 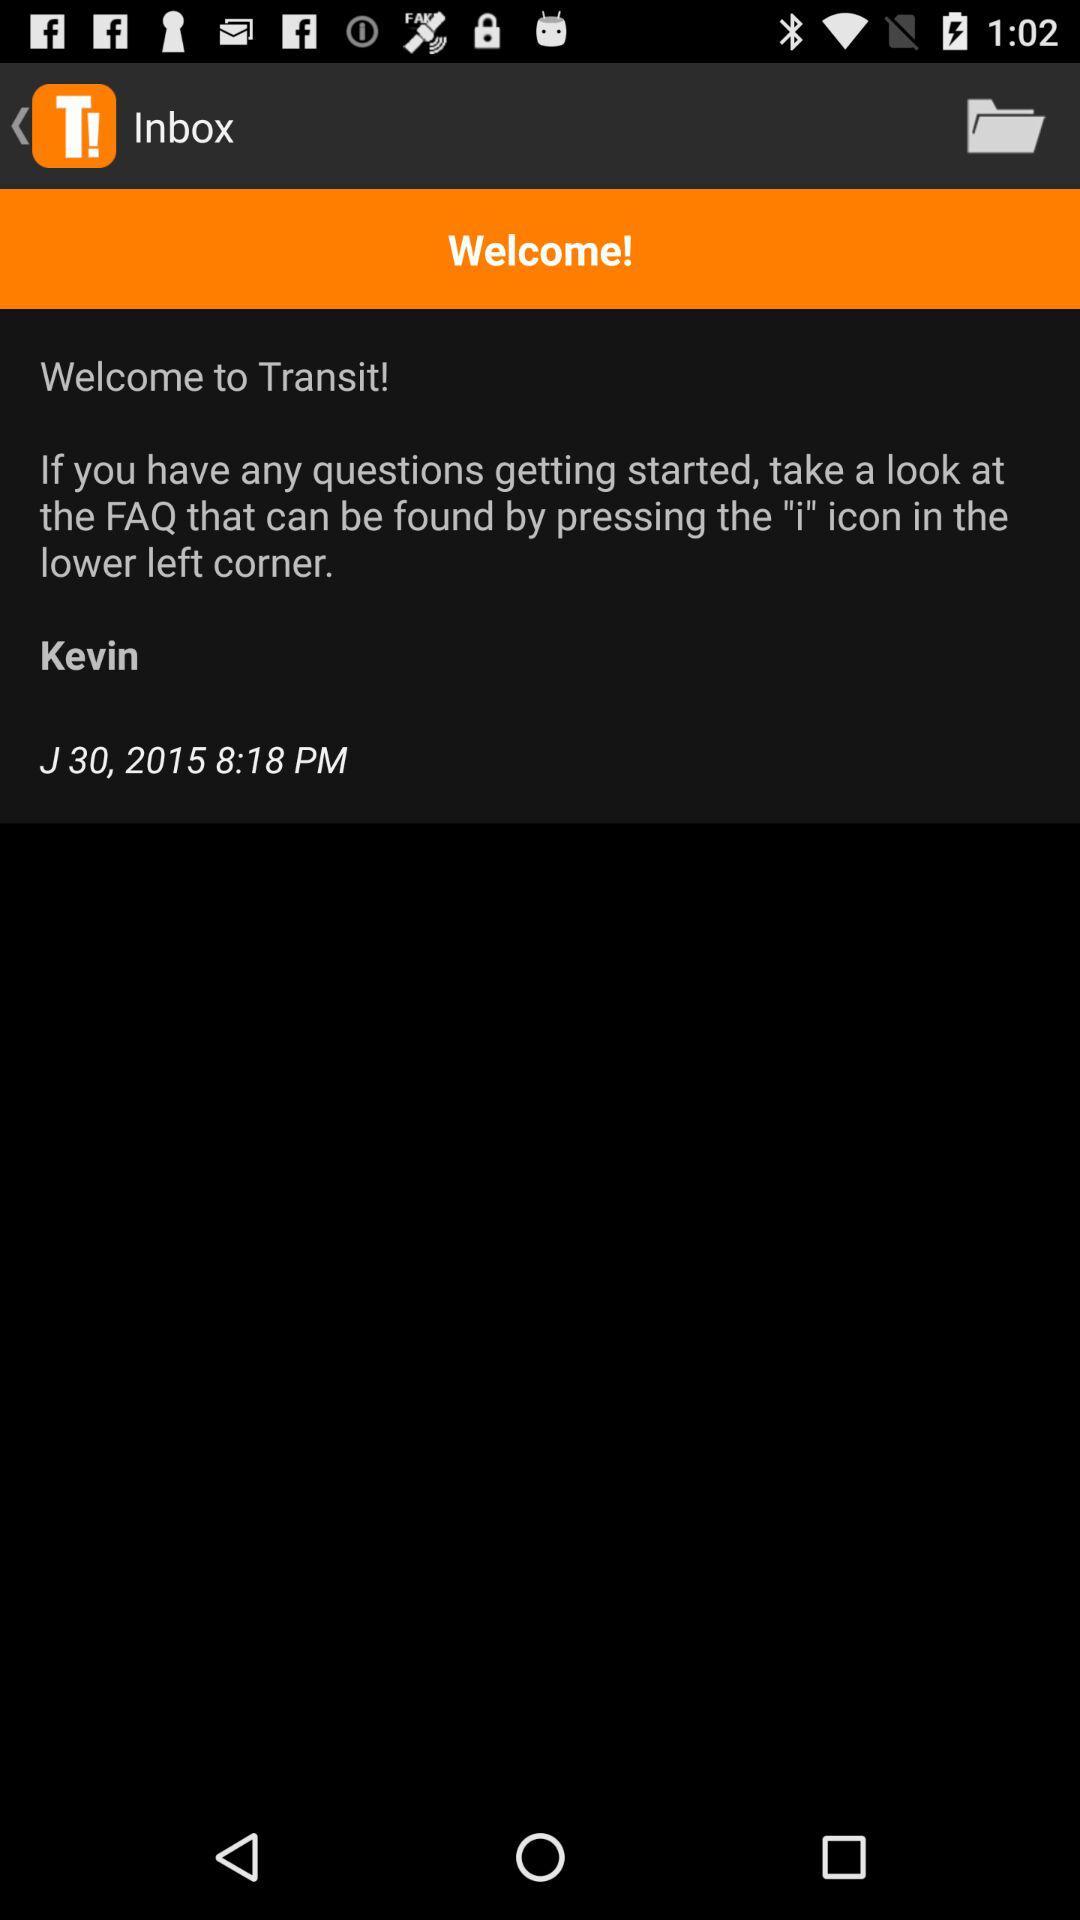 I want to click on icon above the j 30 2015 app, so click(x=540, y=514).